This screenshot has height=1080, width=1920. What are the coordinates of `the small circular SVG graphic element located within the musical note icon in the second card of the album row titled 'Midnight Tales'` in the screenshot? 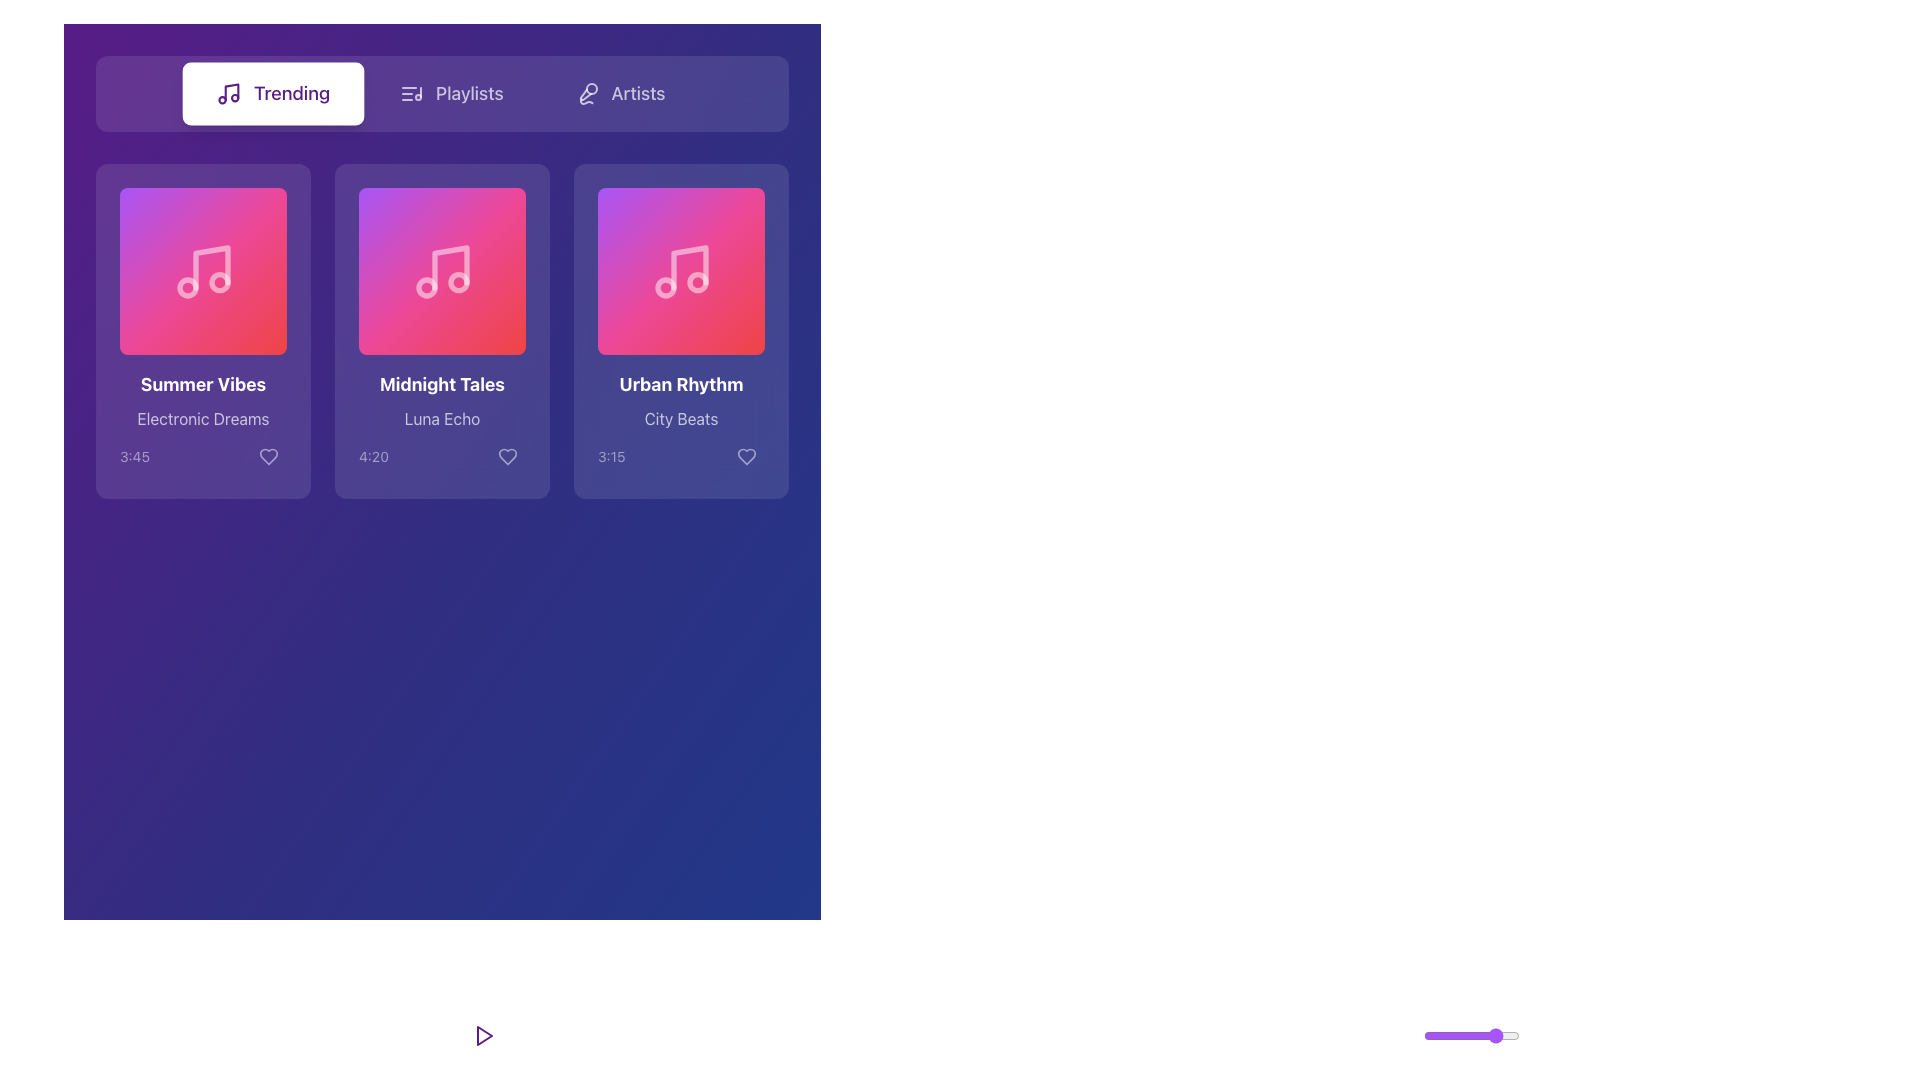 It's located at (425, 287).